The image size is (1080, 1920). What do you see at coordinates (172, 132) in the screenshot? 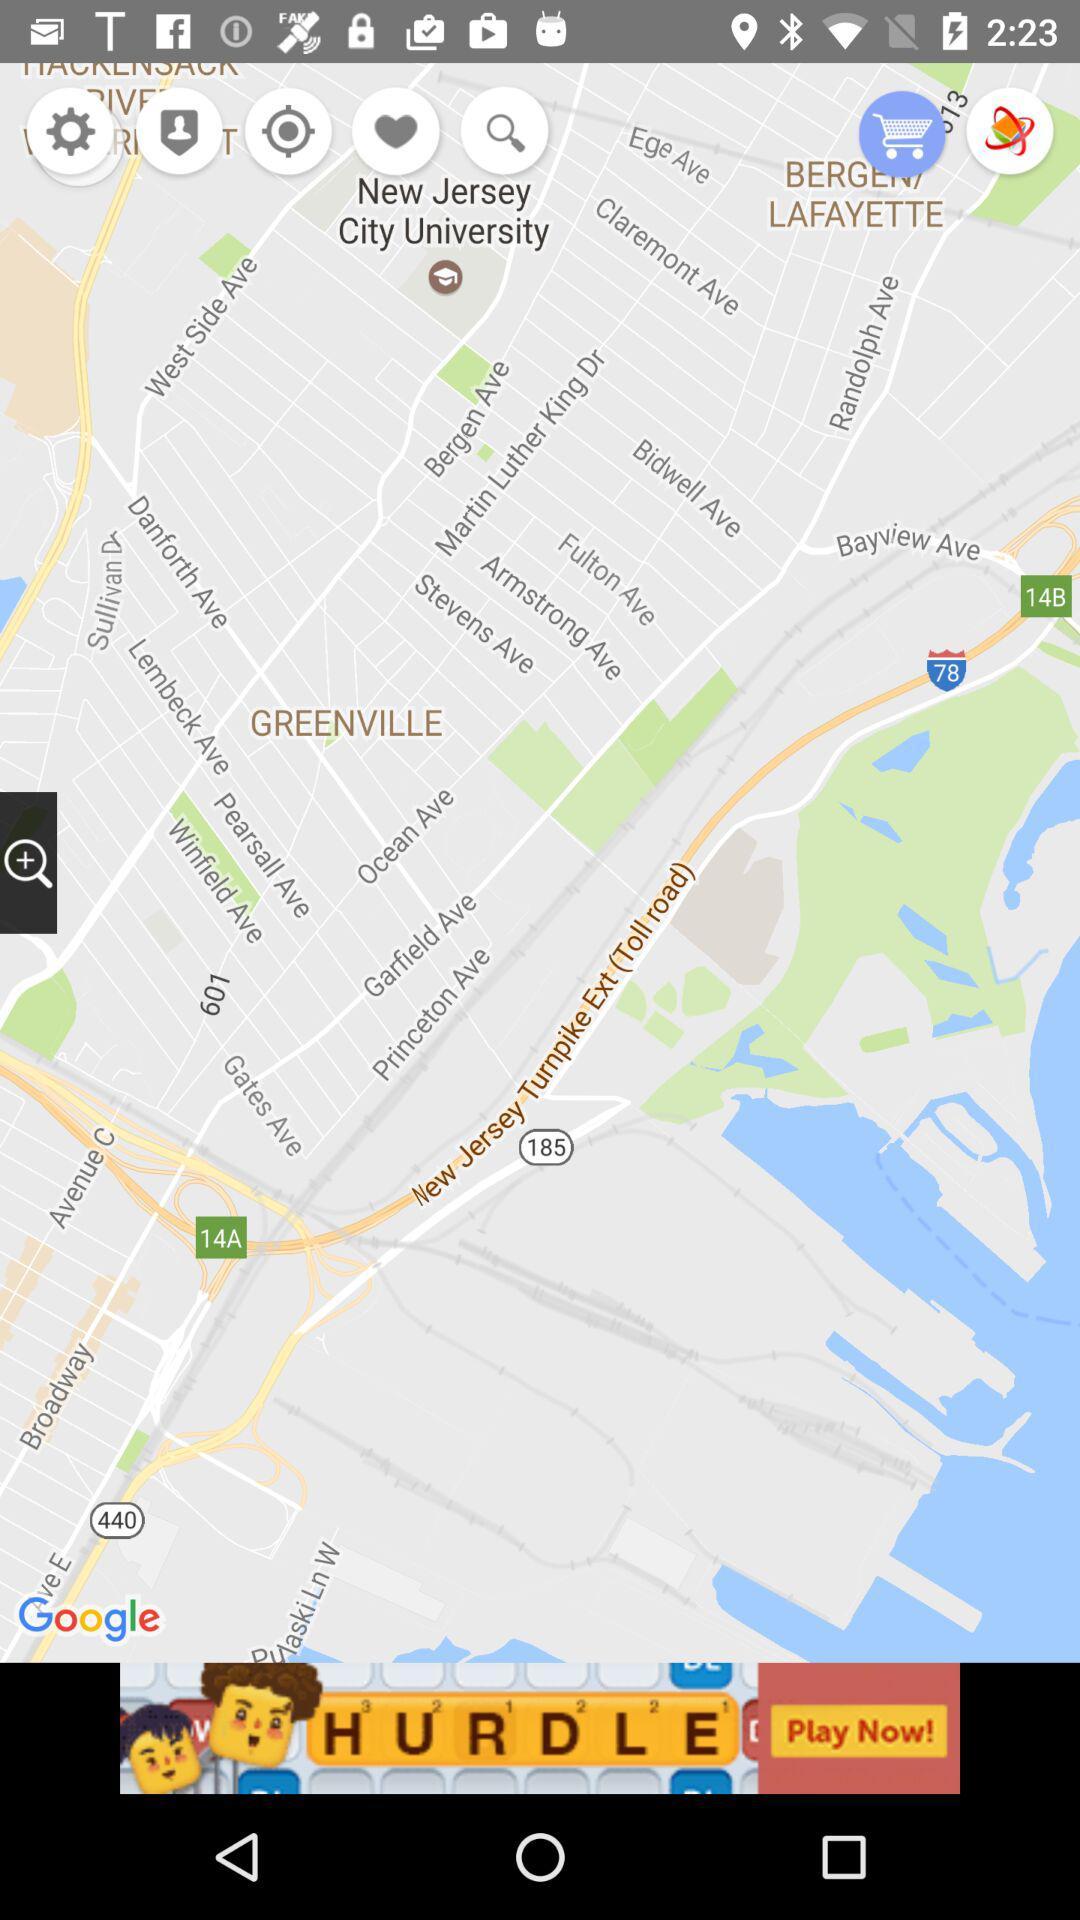
I see `the location icon` at bounding box center [172, 132].